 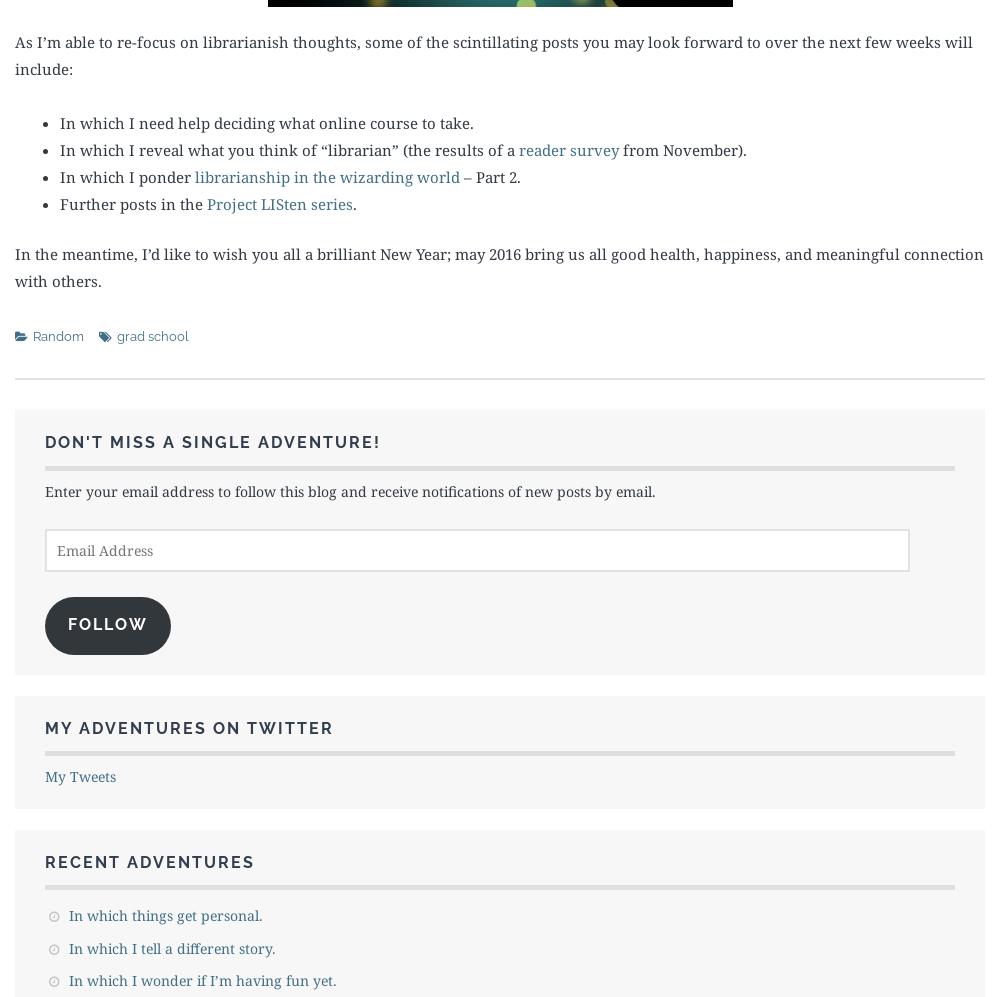 I want to click on 'In which I tell a different story.', so click(x=172, y=947).